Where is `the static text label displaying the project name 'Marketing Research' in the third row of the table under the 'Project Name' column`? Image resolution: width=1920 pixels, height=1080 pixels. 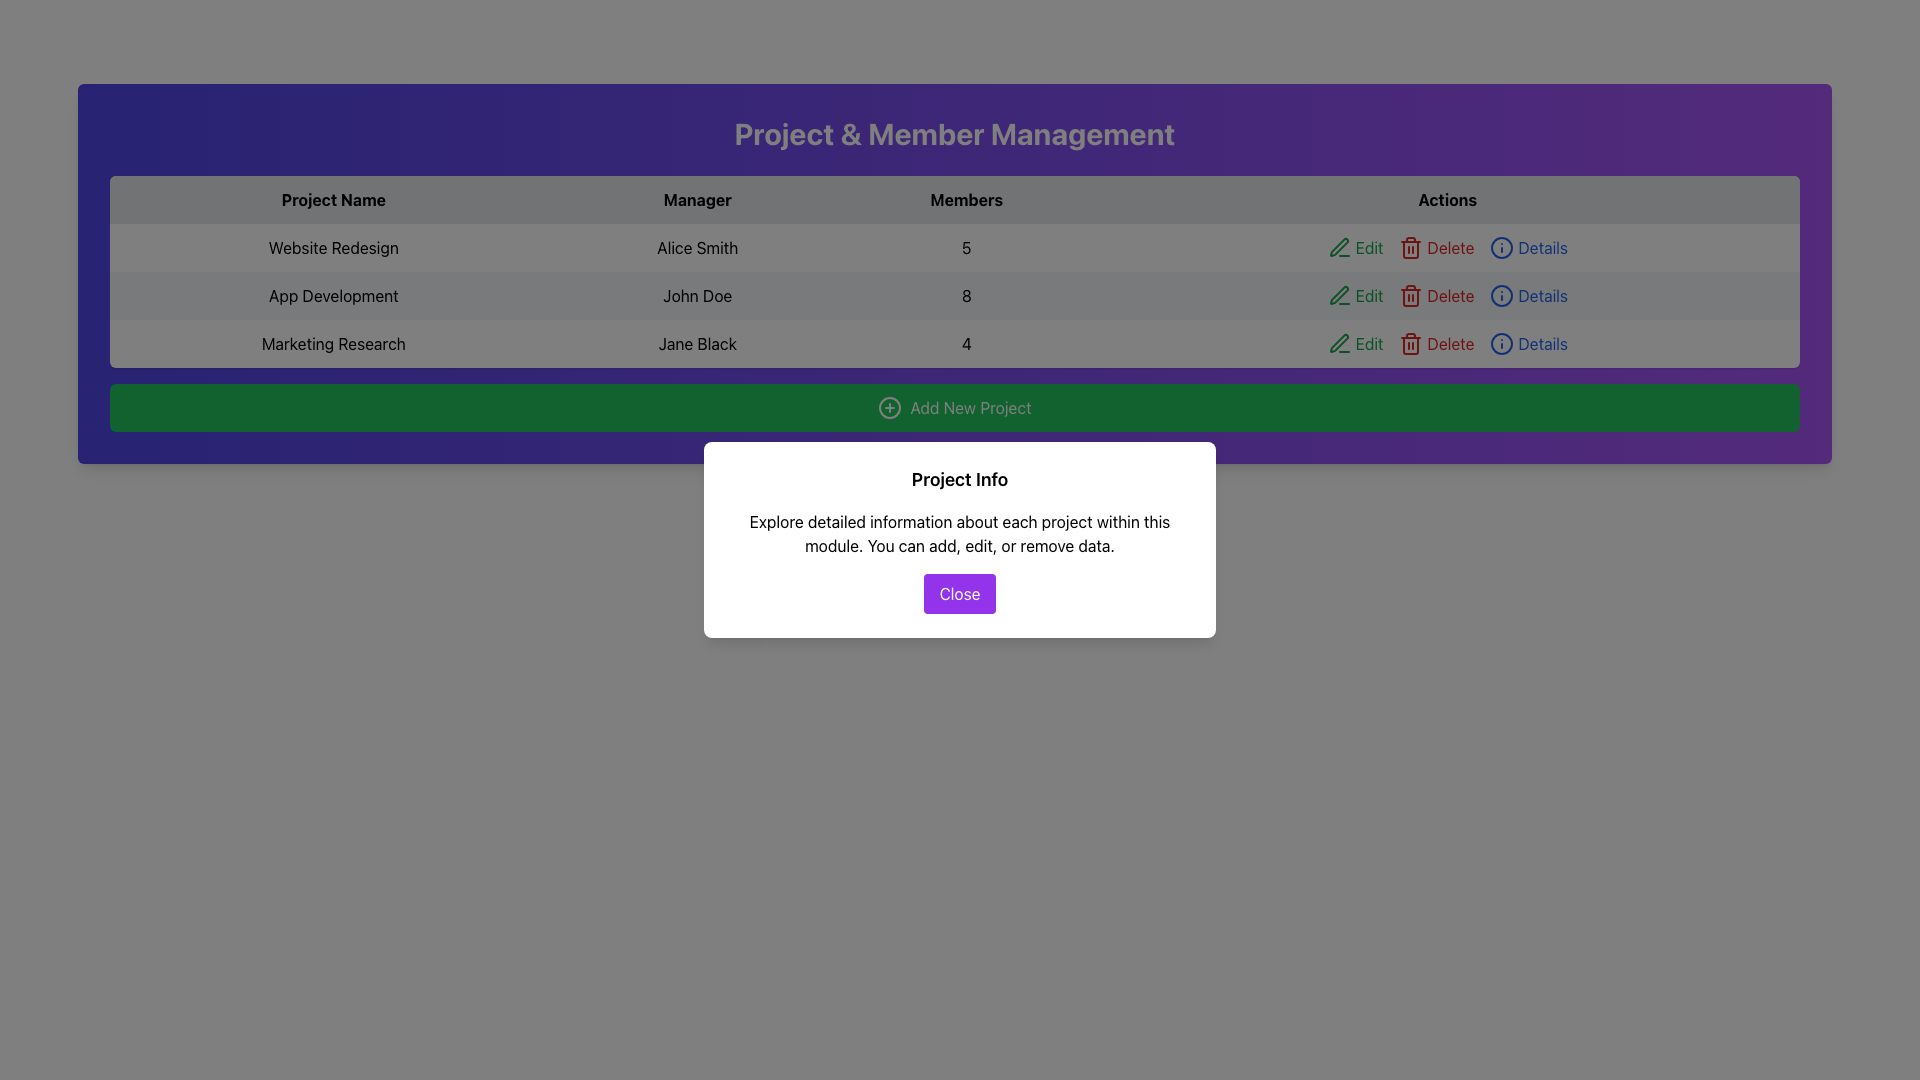
the static text label displaying the project name 'Marketing Research' in the third row of the table under the 'Project Name' column is located at coordinates (333, 342).